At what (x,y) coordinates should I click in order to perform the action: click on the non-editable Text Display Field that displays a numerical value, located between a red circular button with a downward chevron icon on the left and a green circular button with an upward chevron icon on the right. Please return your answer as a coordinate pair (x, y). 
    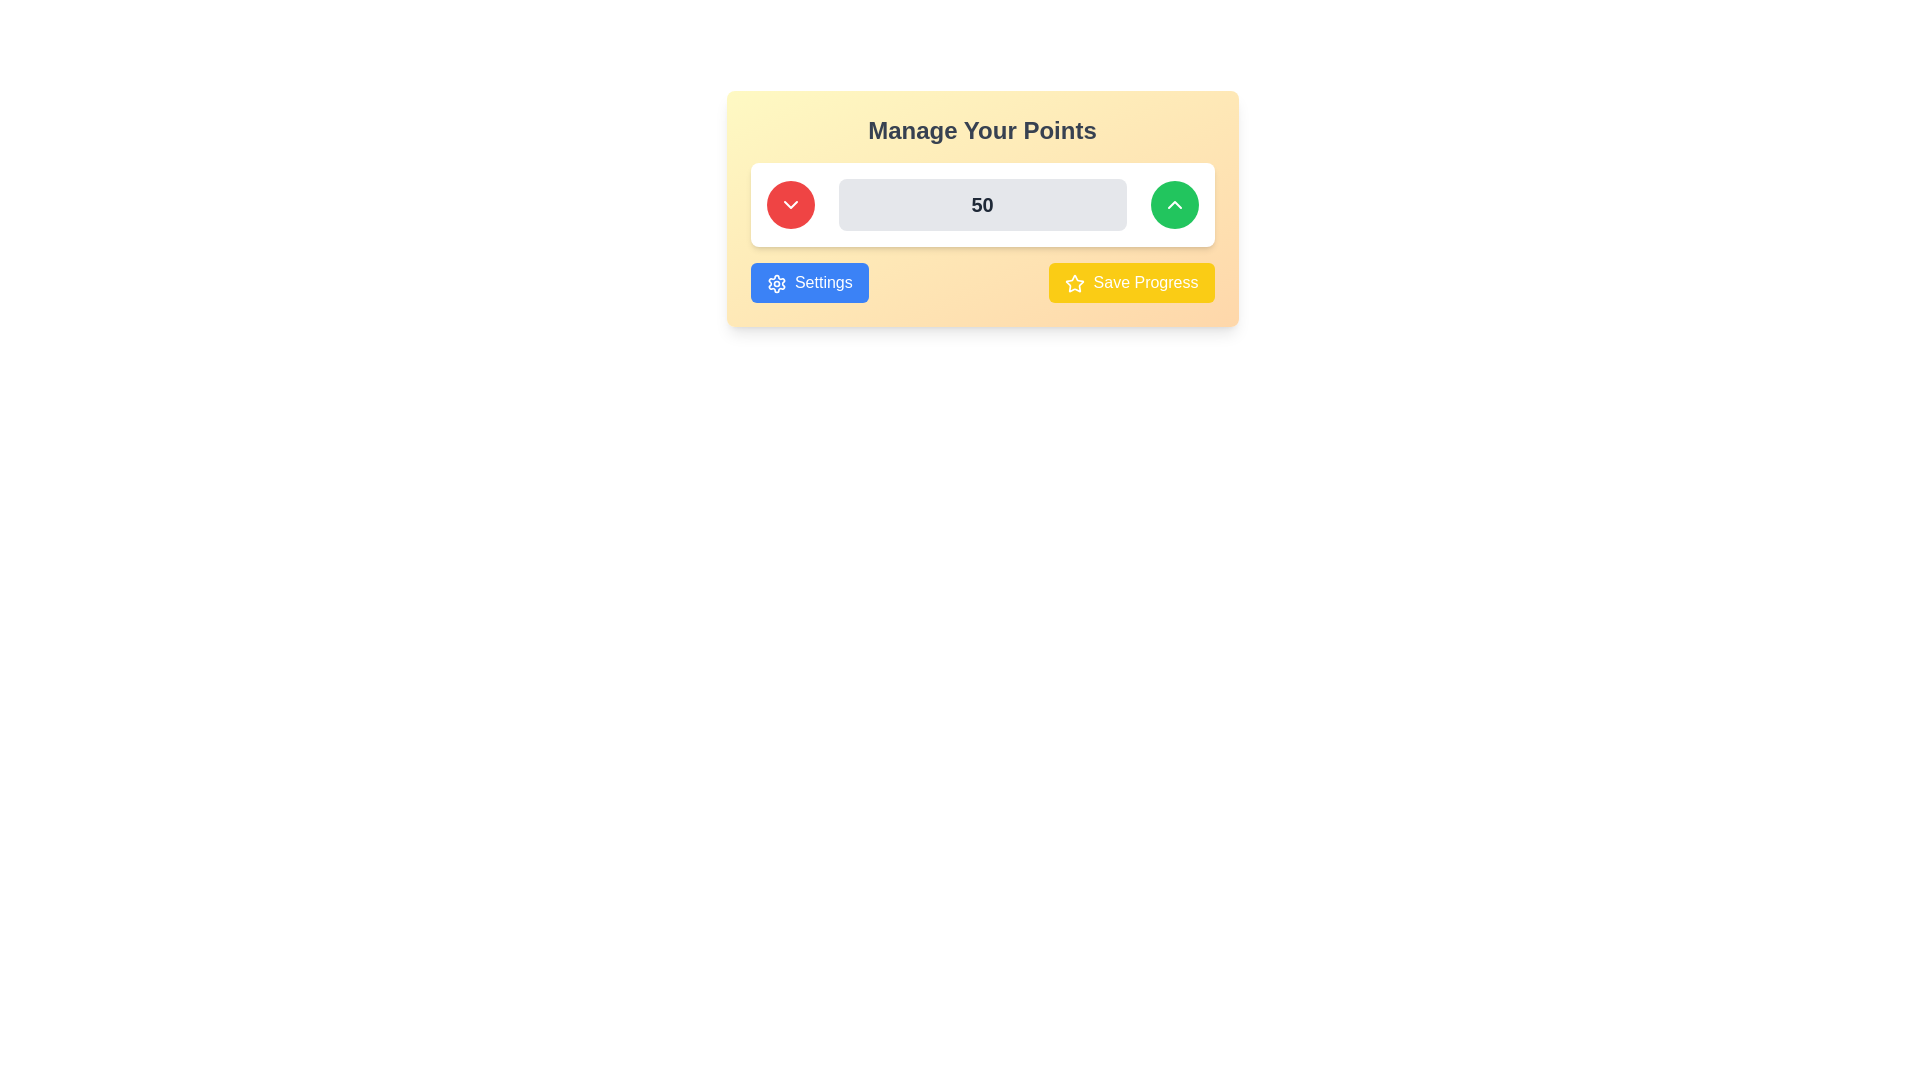
    Looking at the image, I should click on (982, 204).